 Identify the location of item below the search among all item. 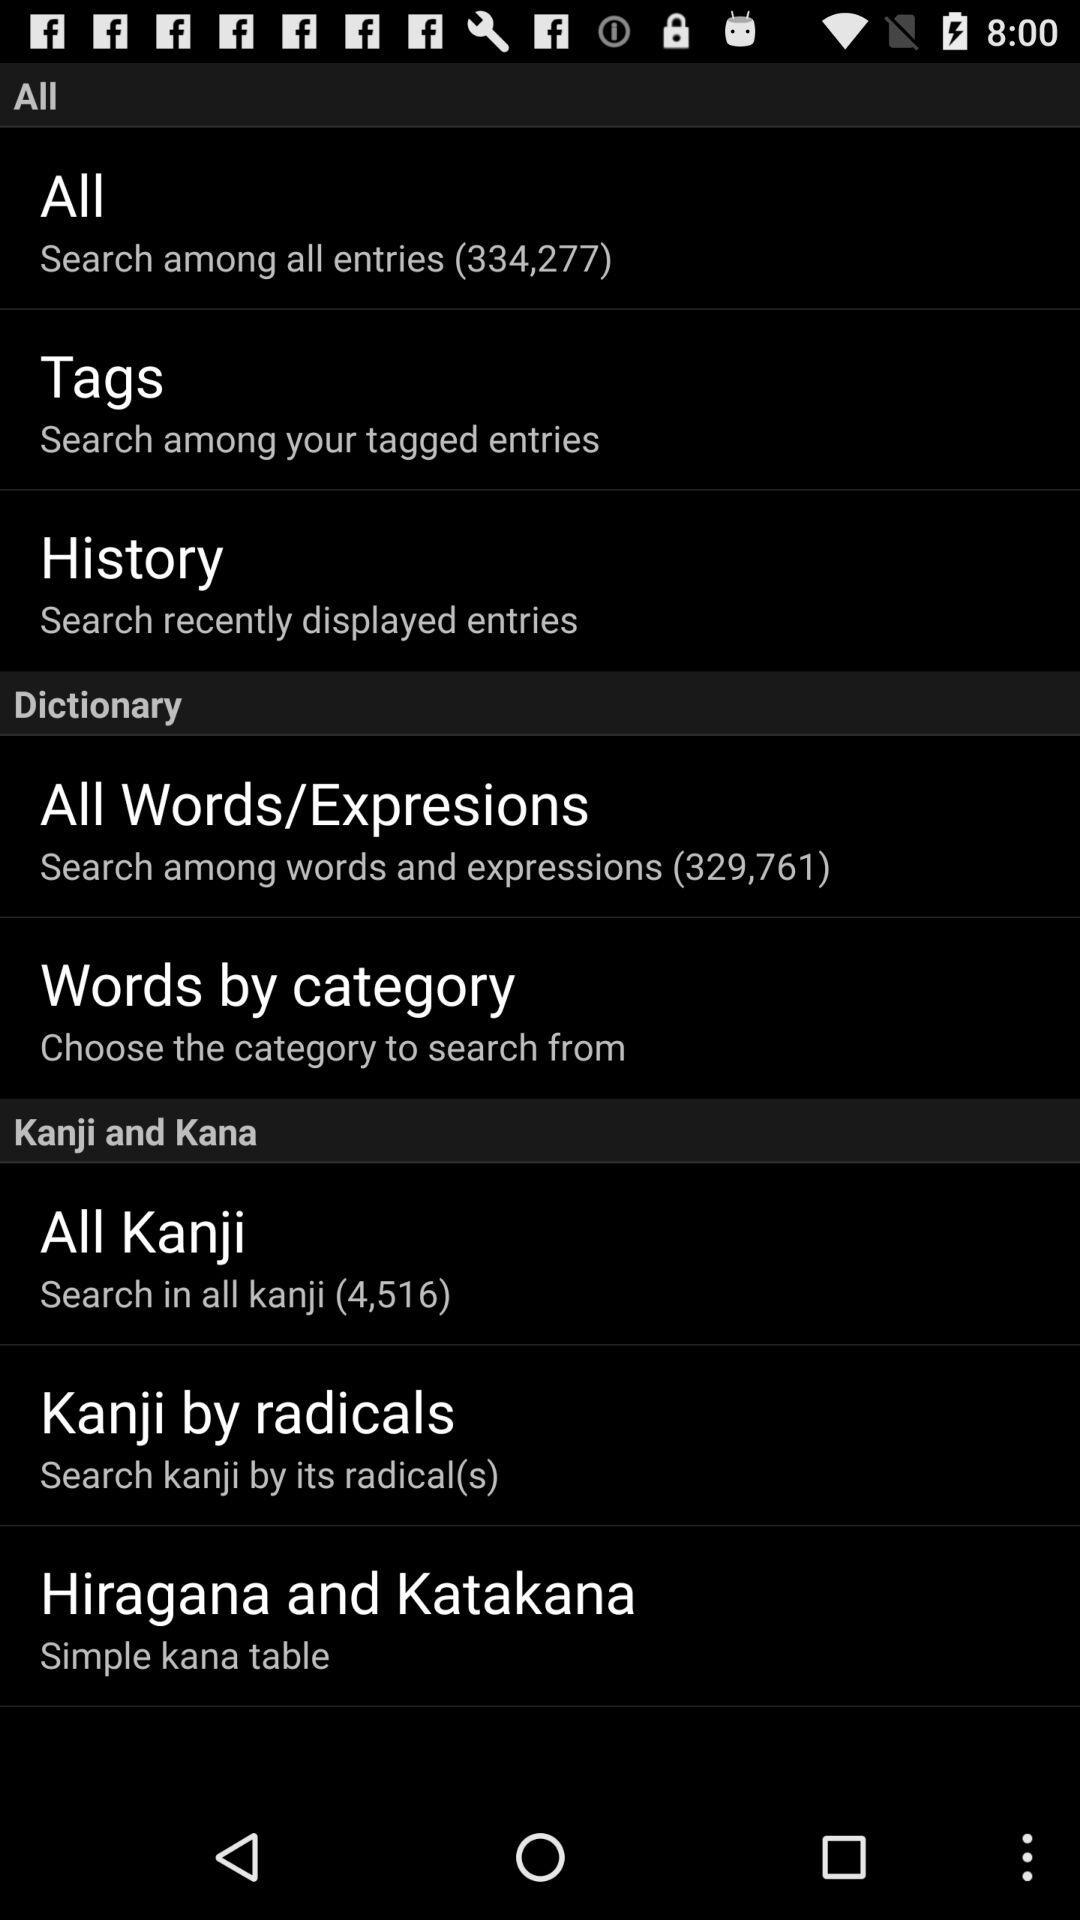
(559, 374).